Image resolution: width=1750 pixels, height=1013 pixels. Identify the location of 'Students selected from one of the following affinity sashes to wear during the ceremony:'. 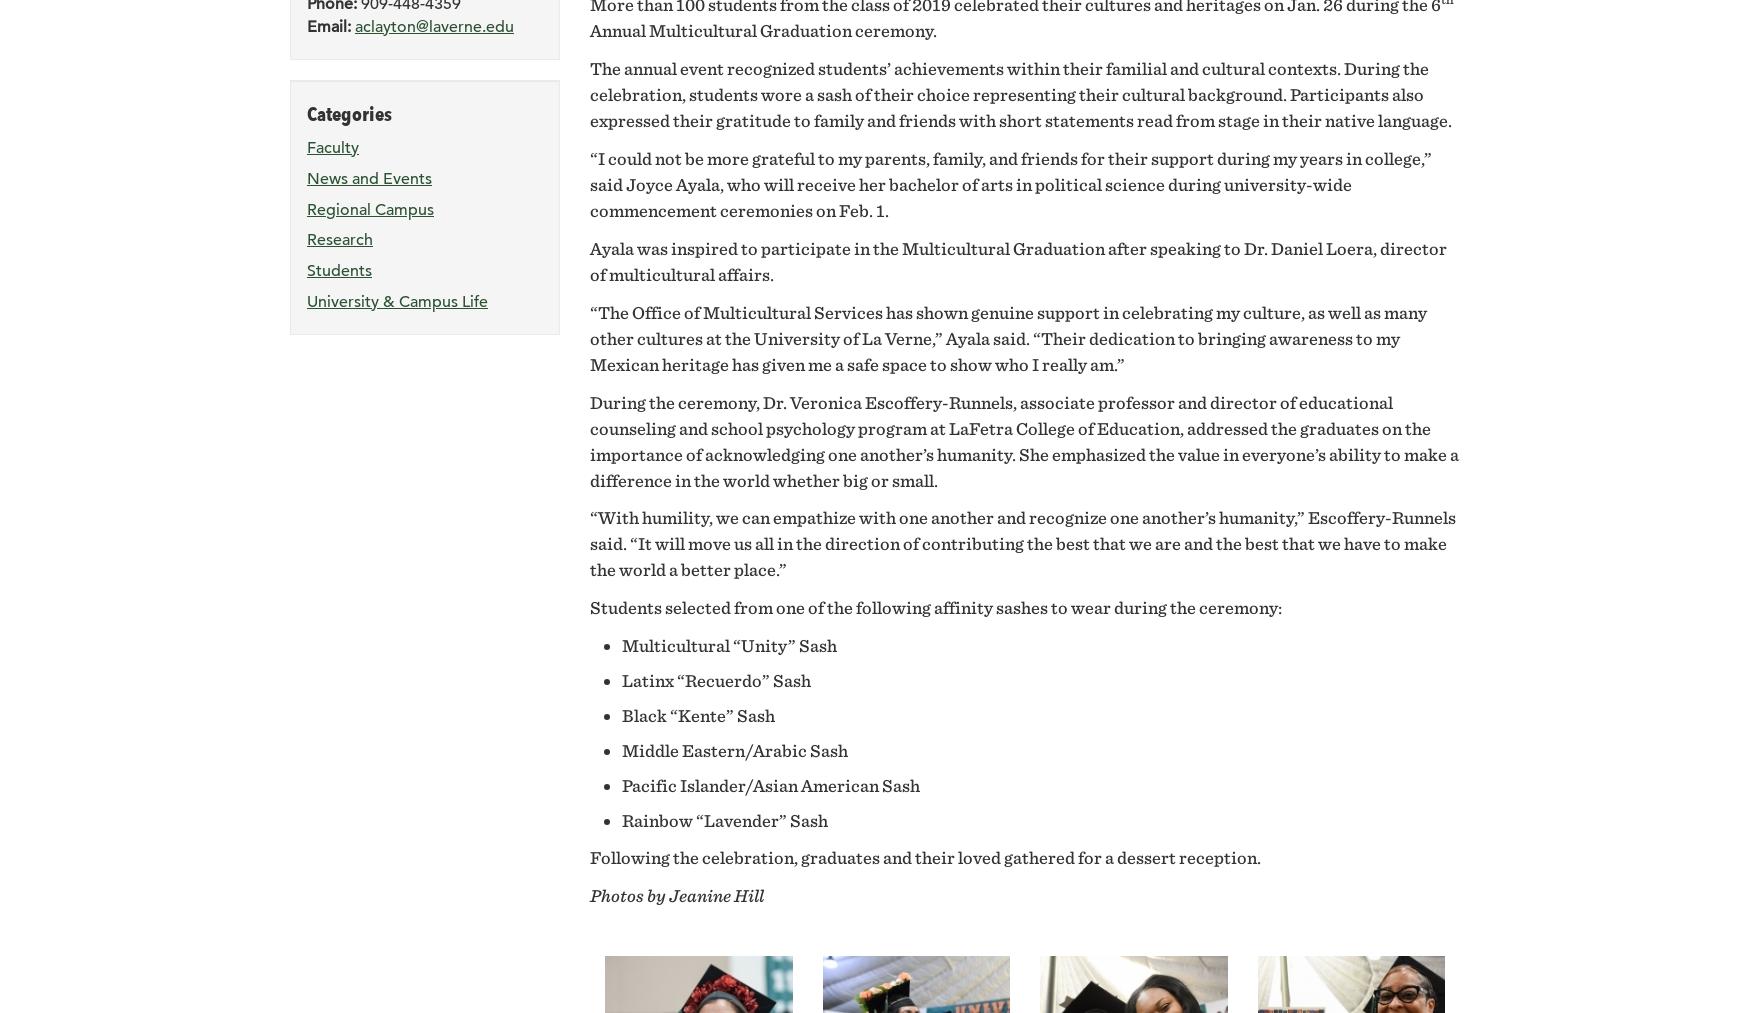
(935, 607).